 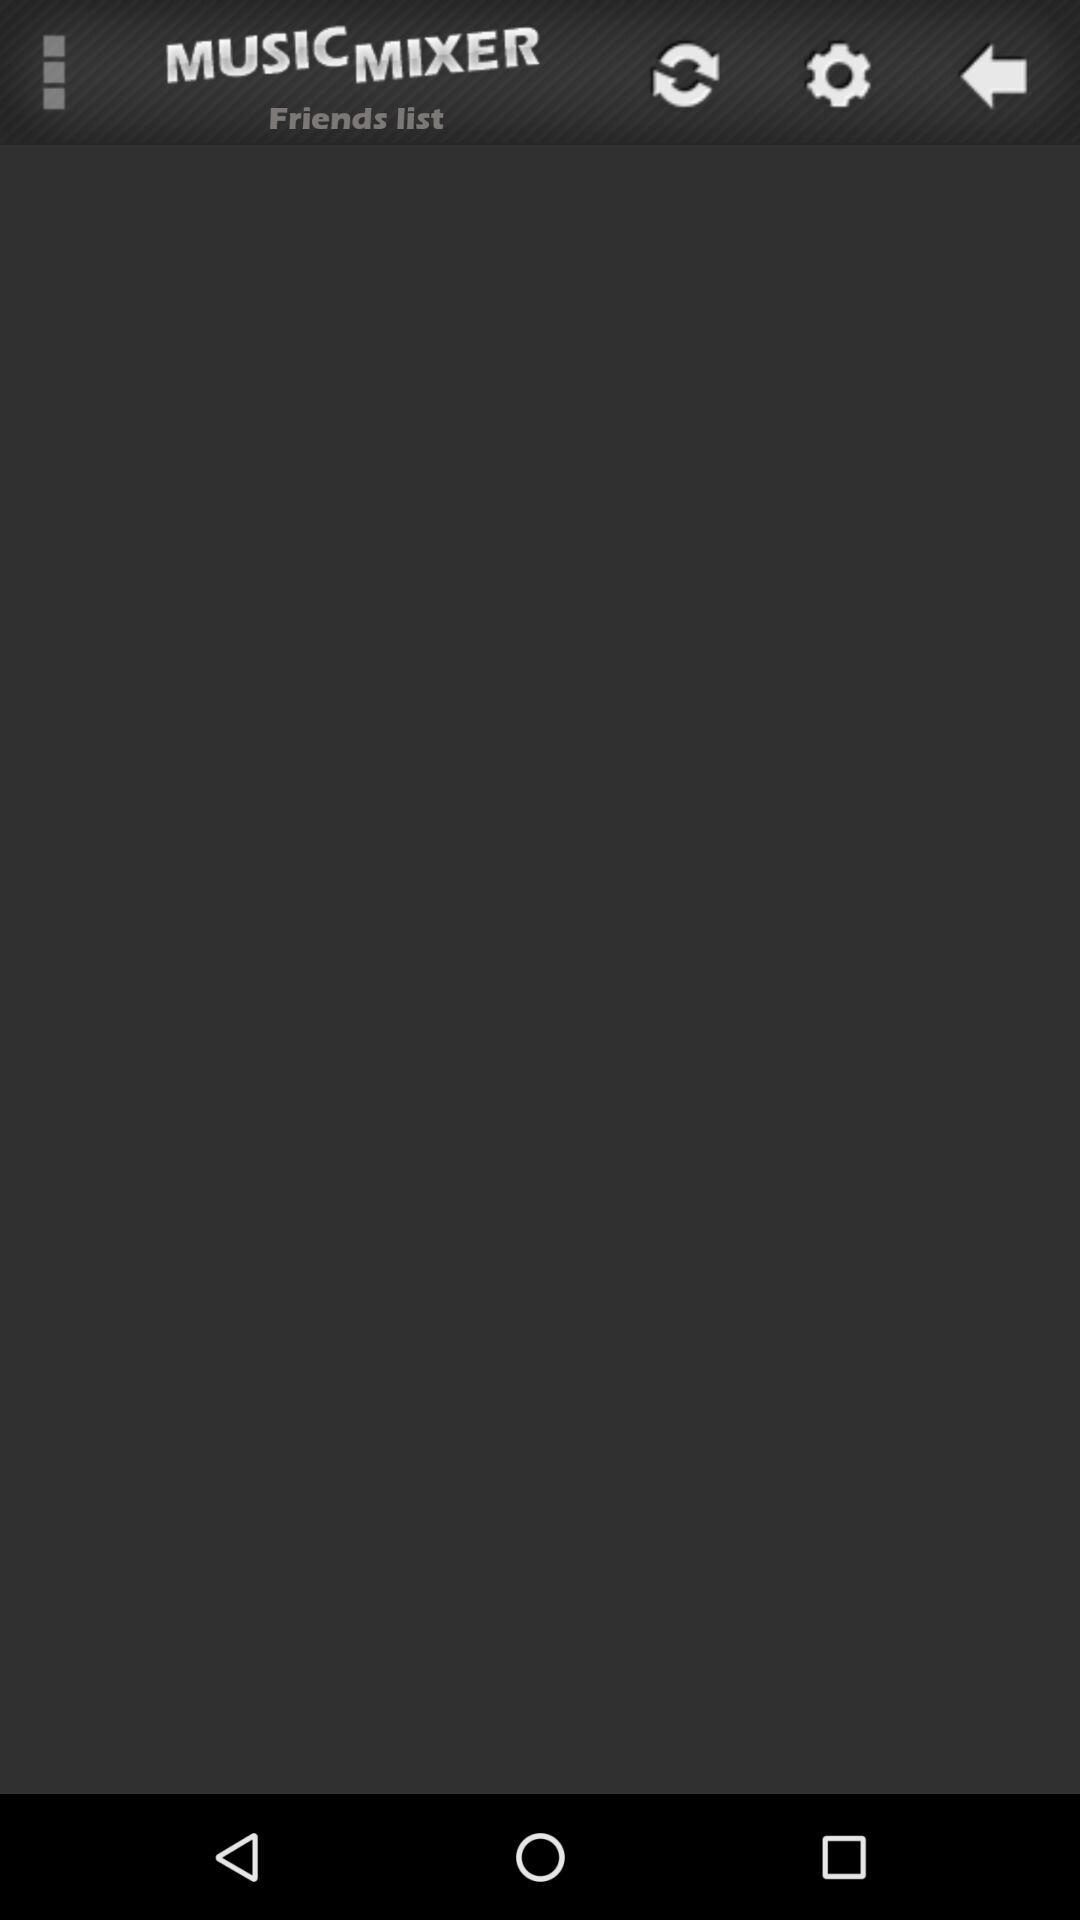 I want to click on the refresh icon, so click(x=681, y=77).